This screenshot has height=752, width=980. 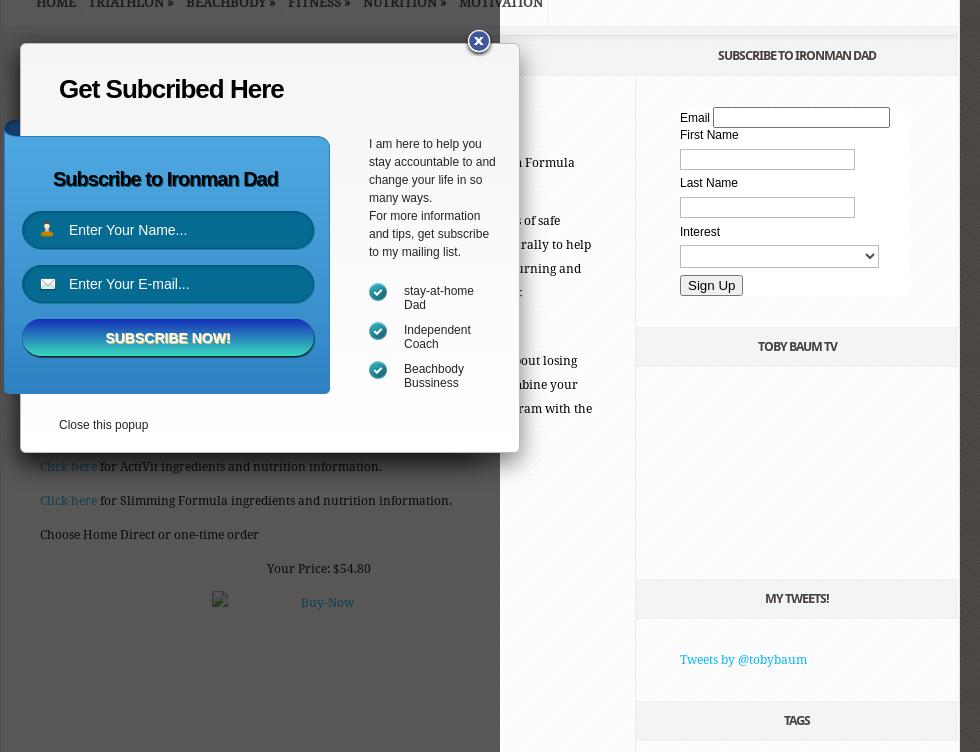 I want to click on 'Tweets by @tobybaum', so click(x=743, y=658).